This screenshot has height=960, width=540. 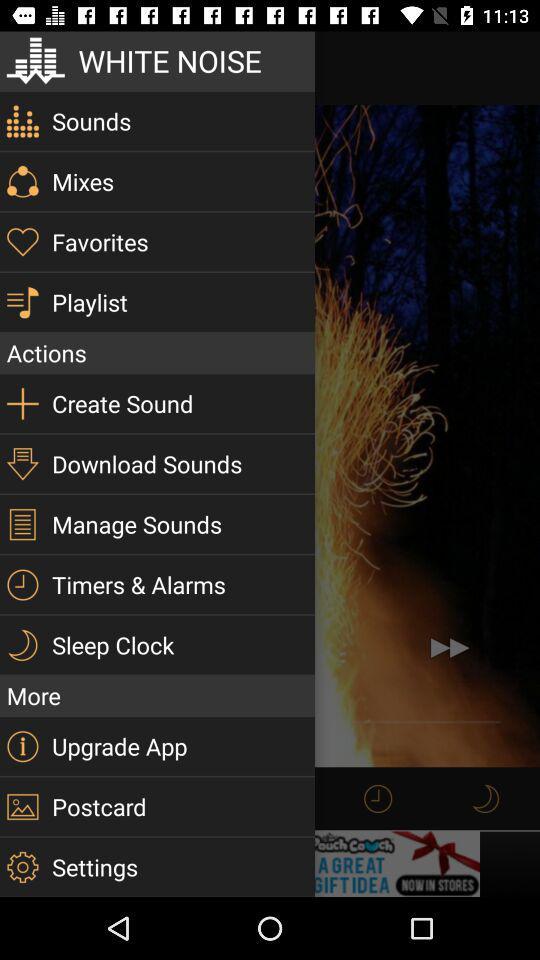 I want to click on the av_forward icon, so click(x=449, y=647).